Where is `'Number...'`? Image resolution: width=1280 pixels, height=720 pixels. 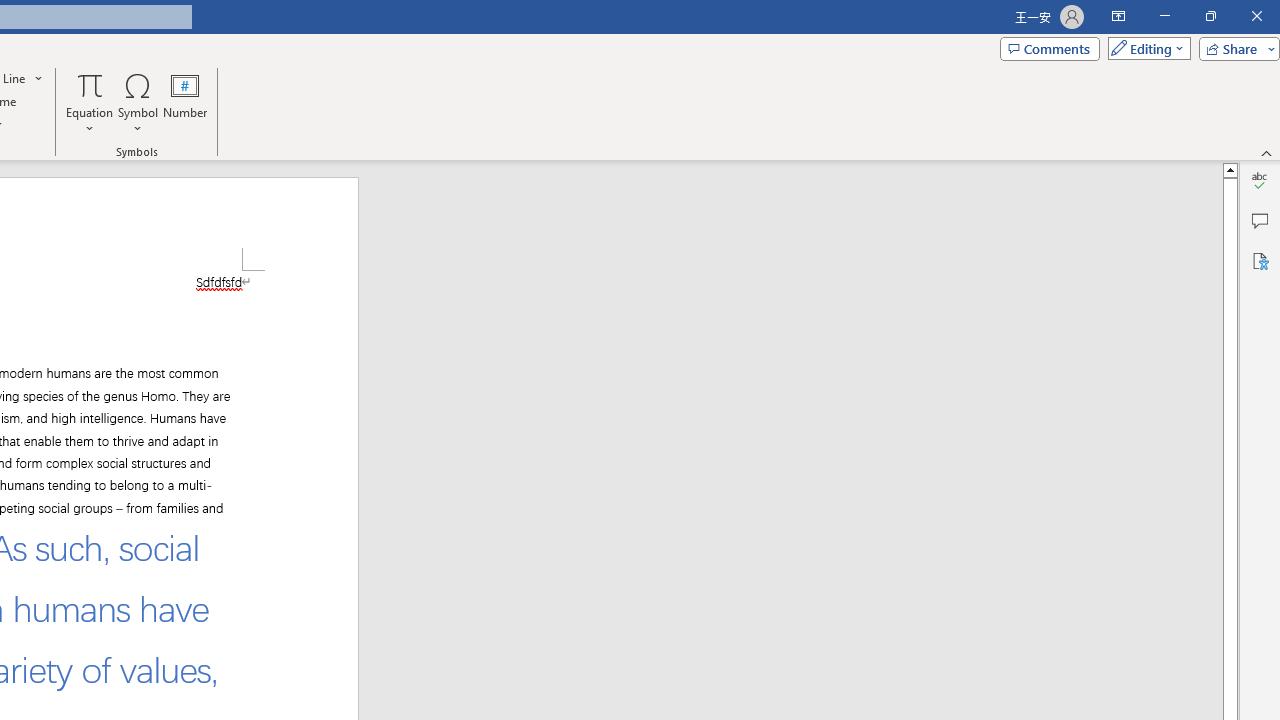 'Number...' is located at coordinates (185, 103).